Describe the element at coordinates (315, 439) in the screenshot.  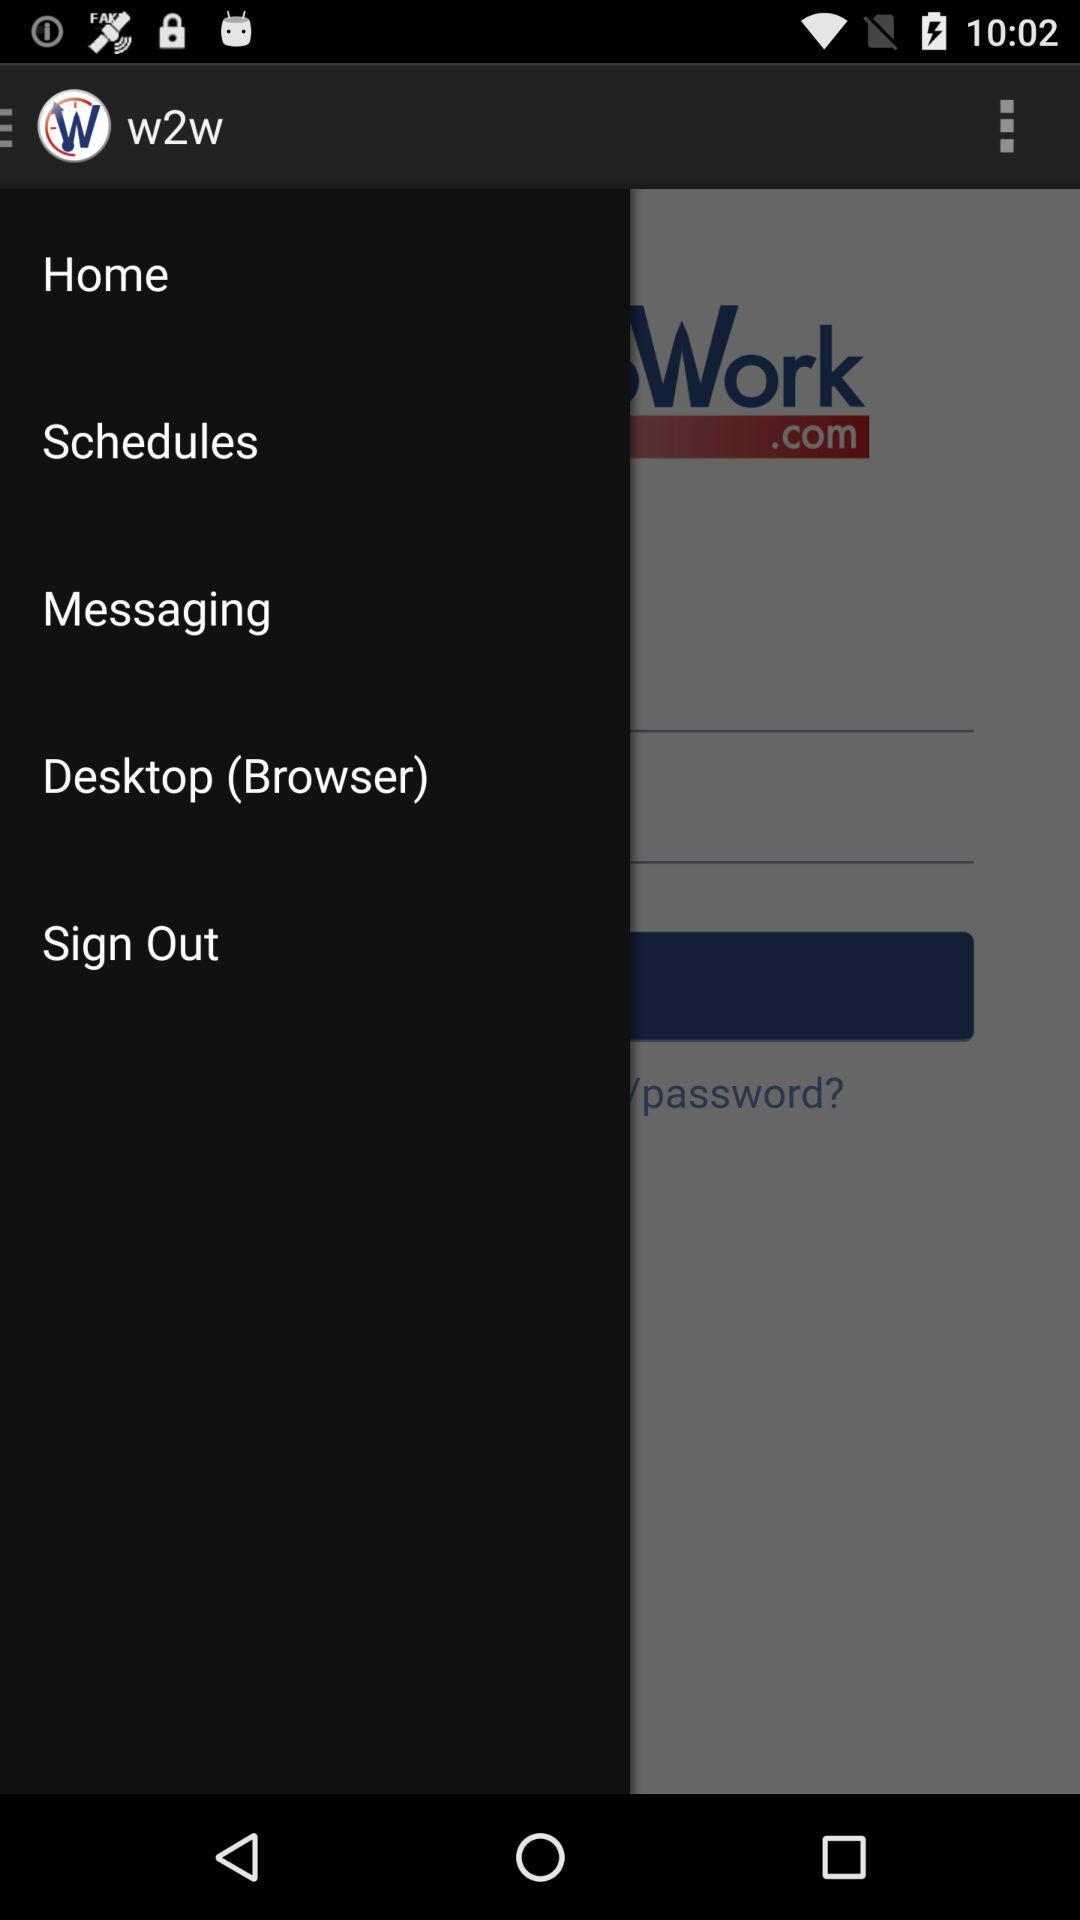
I see `app below the home icon` at that location.